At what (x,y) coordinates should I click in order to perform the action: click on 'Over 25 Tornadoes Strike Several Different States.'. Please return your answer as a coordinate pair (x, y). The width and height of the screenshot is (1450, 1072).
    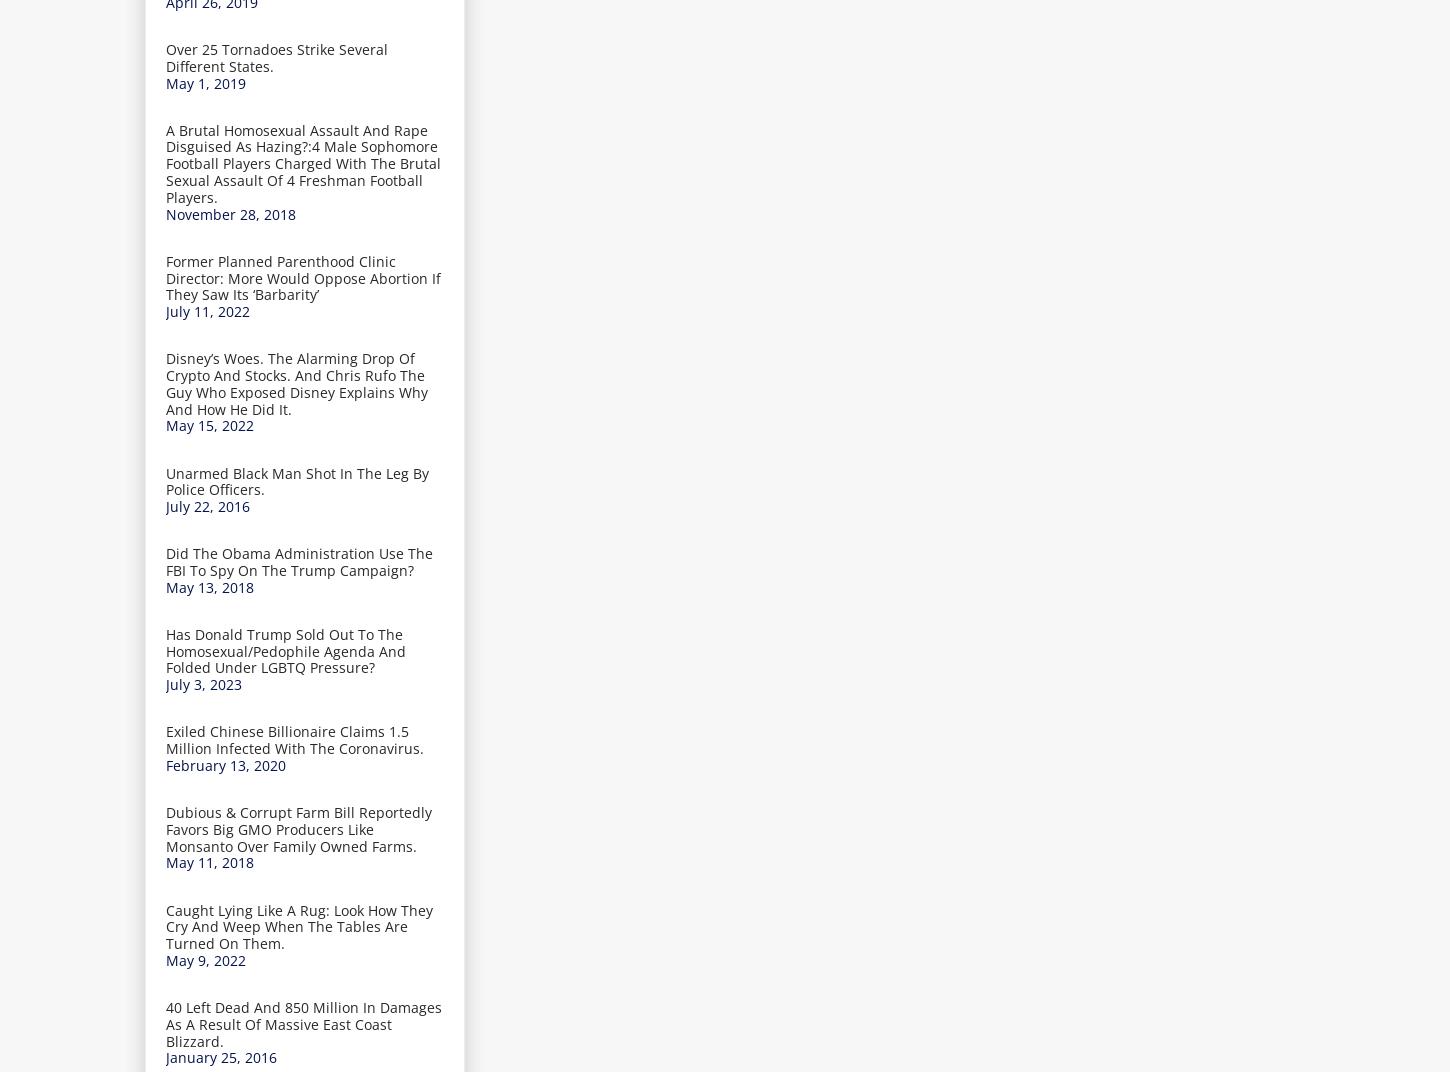
    Looking at the image, I should click on (276, 56).